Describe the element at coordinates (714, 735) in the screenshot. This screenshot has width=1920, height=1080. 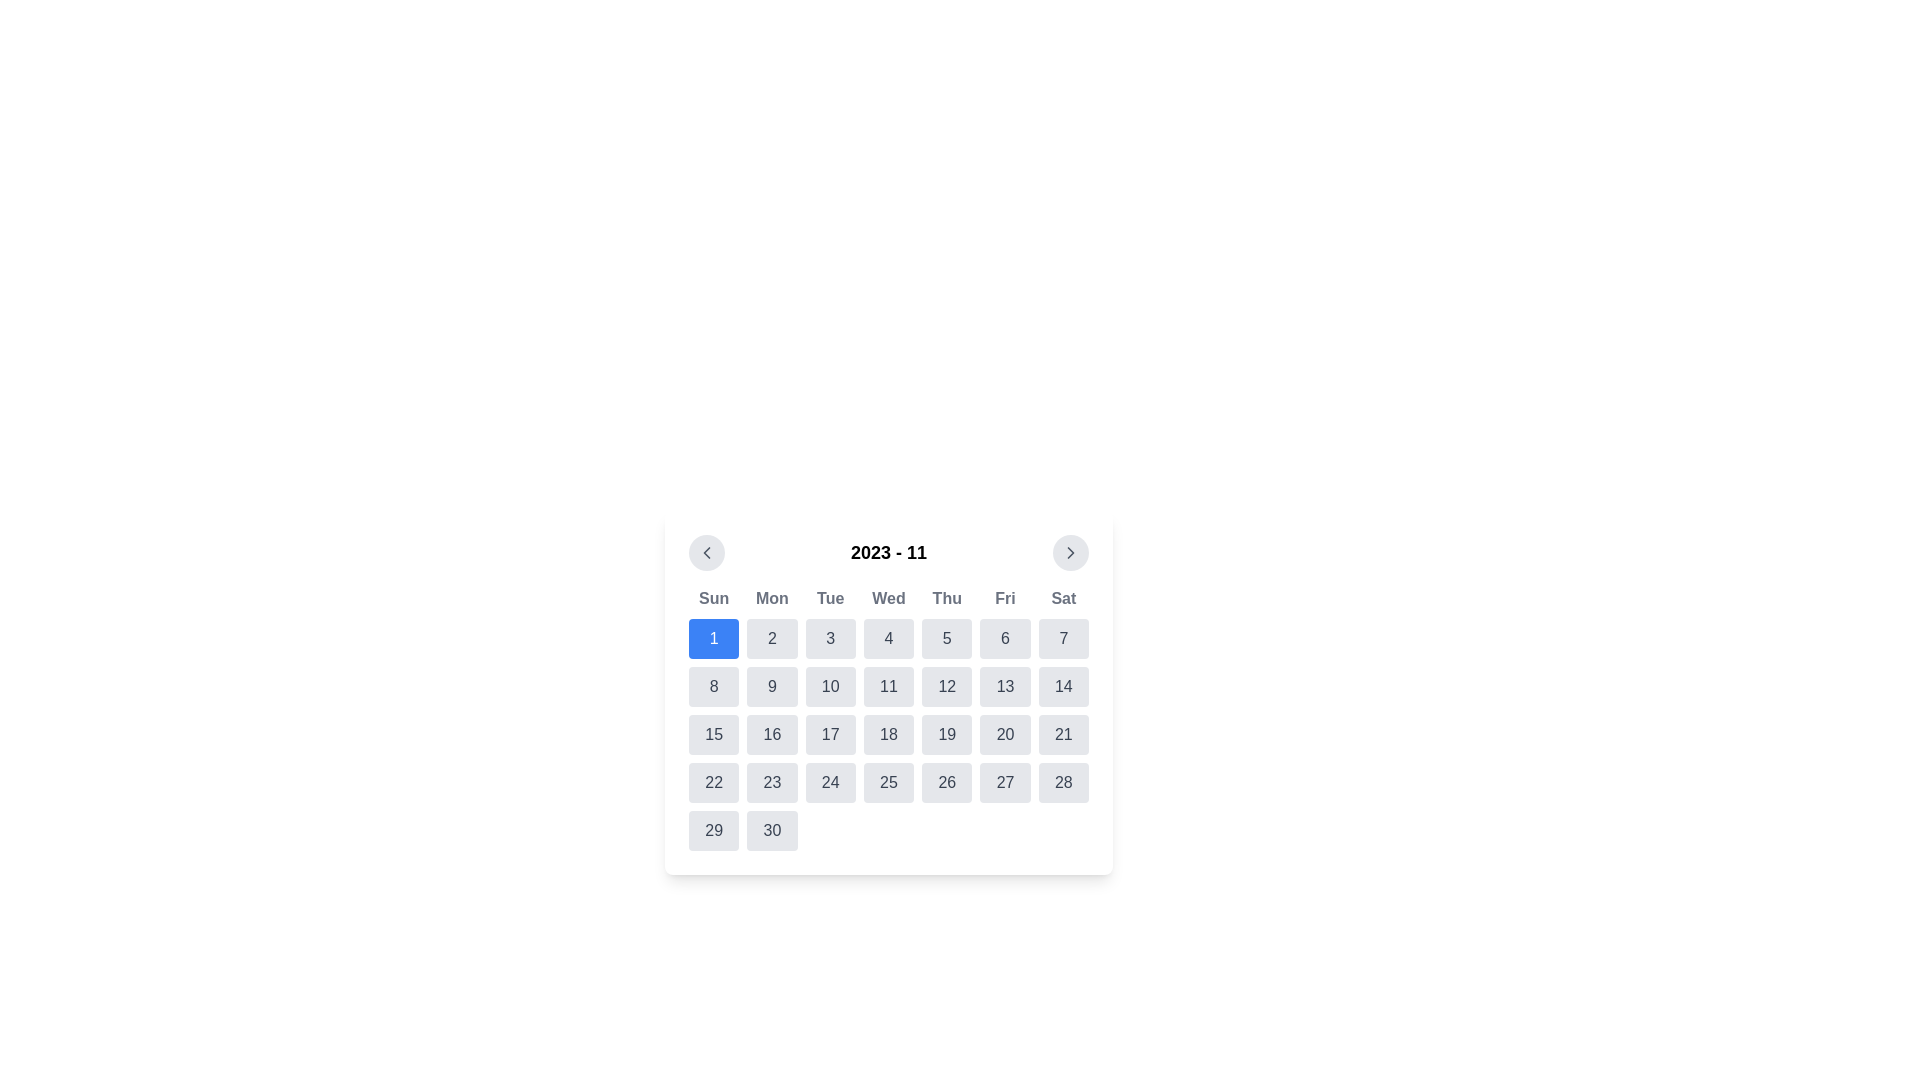
I see `the gray rectangular button with rounded corners labeled '15', which represents the fifteenth day in the calendar view` at that location.